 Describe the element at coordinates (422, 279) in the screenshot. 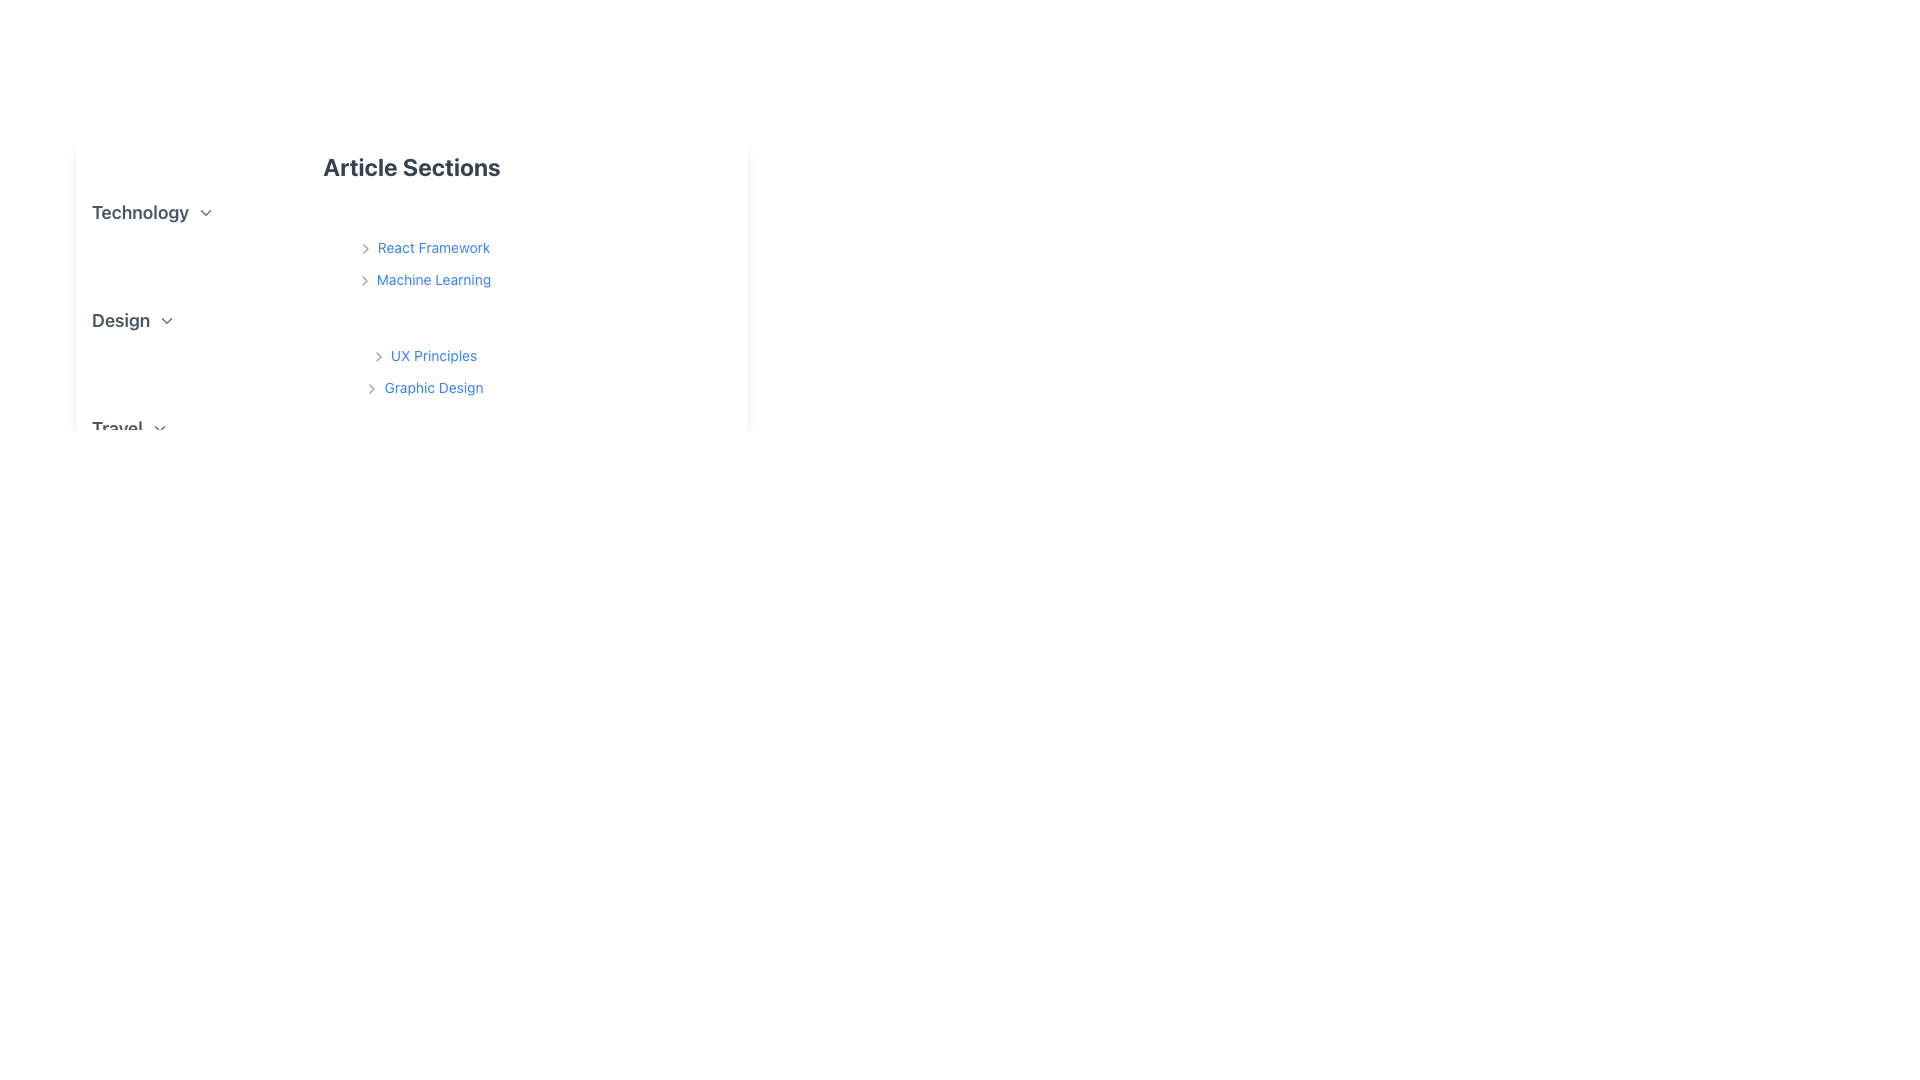

I see `the 'Machine Learning' hyperlink located` at that location.